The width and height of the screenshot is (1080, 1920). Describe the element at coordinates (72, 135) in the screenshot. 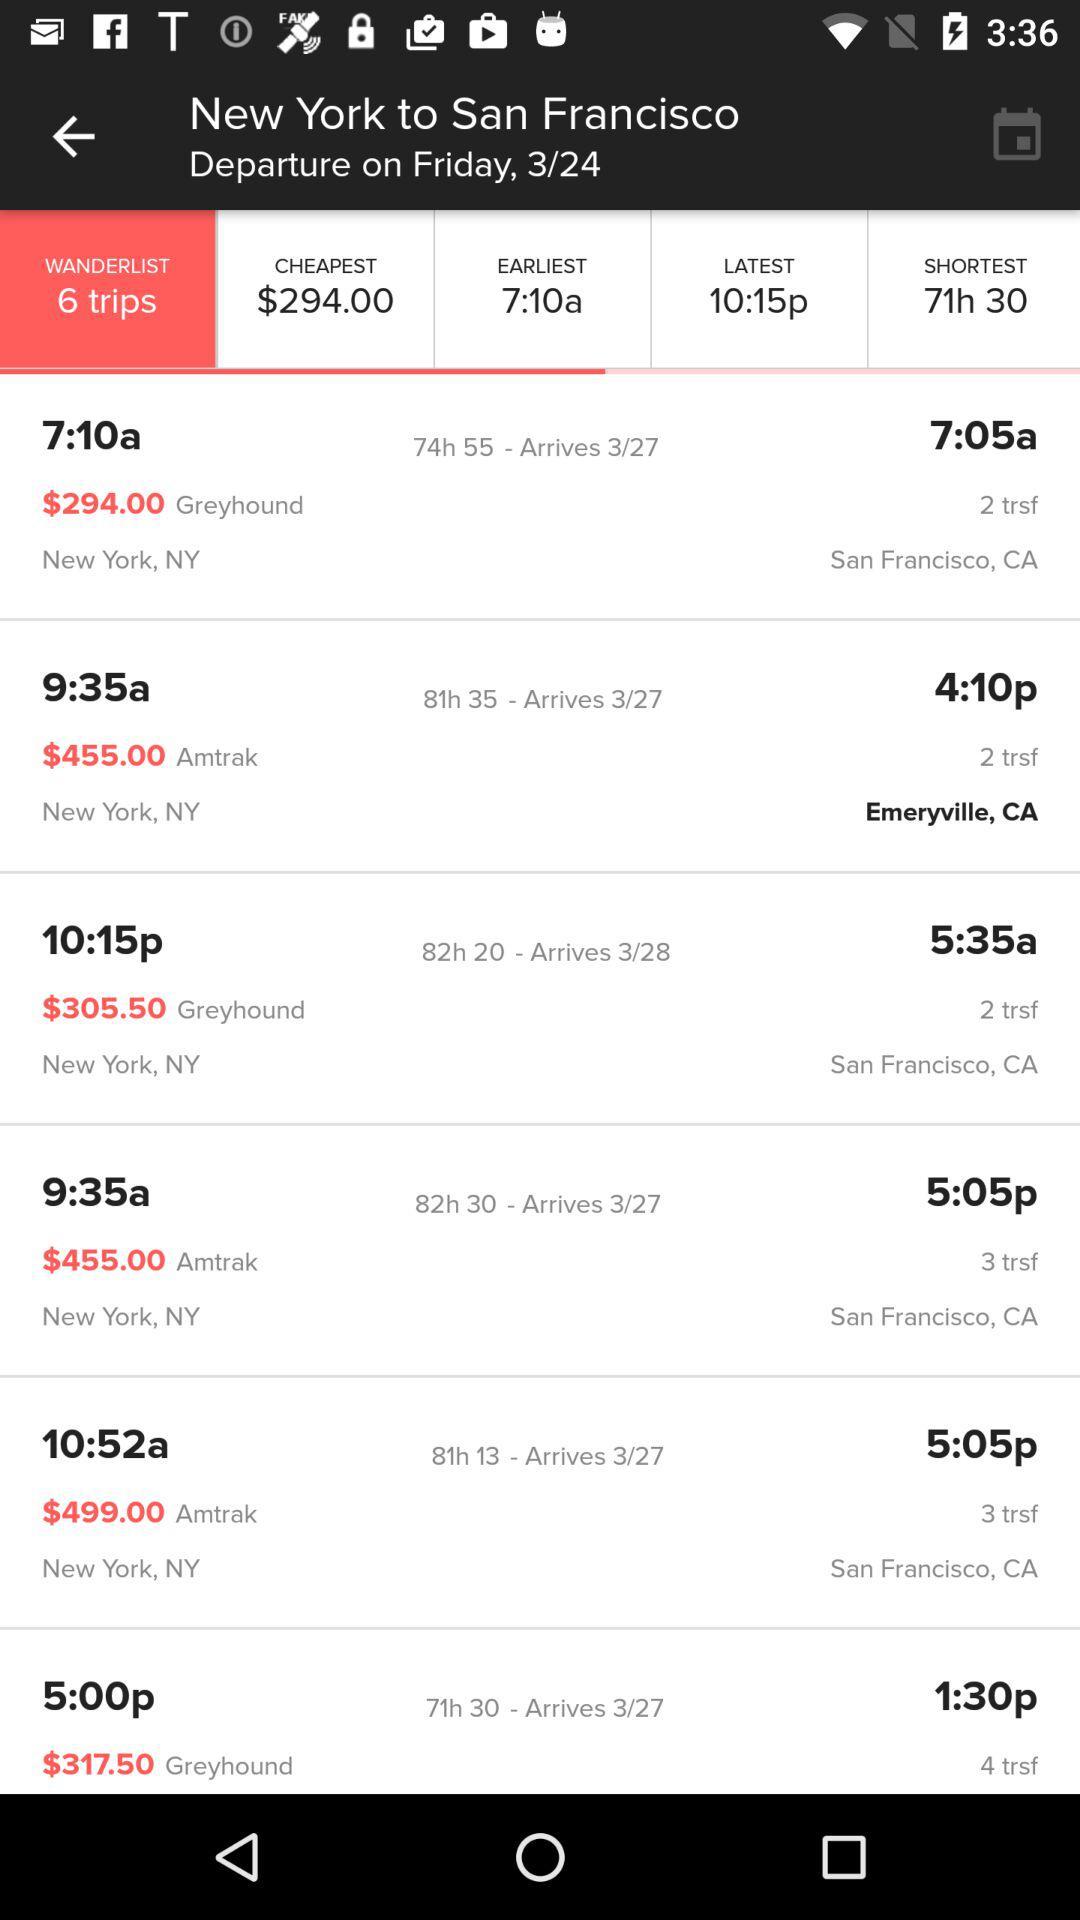

I see `go back` at that location.